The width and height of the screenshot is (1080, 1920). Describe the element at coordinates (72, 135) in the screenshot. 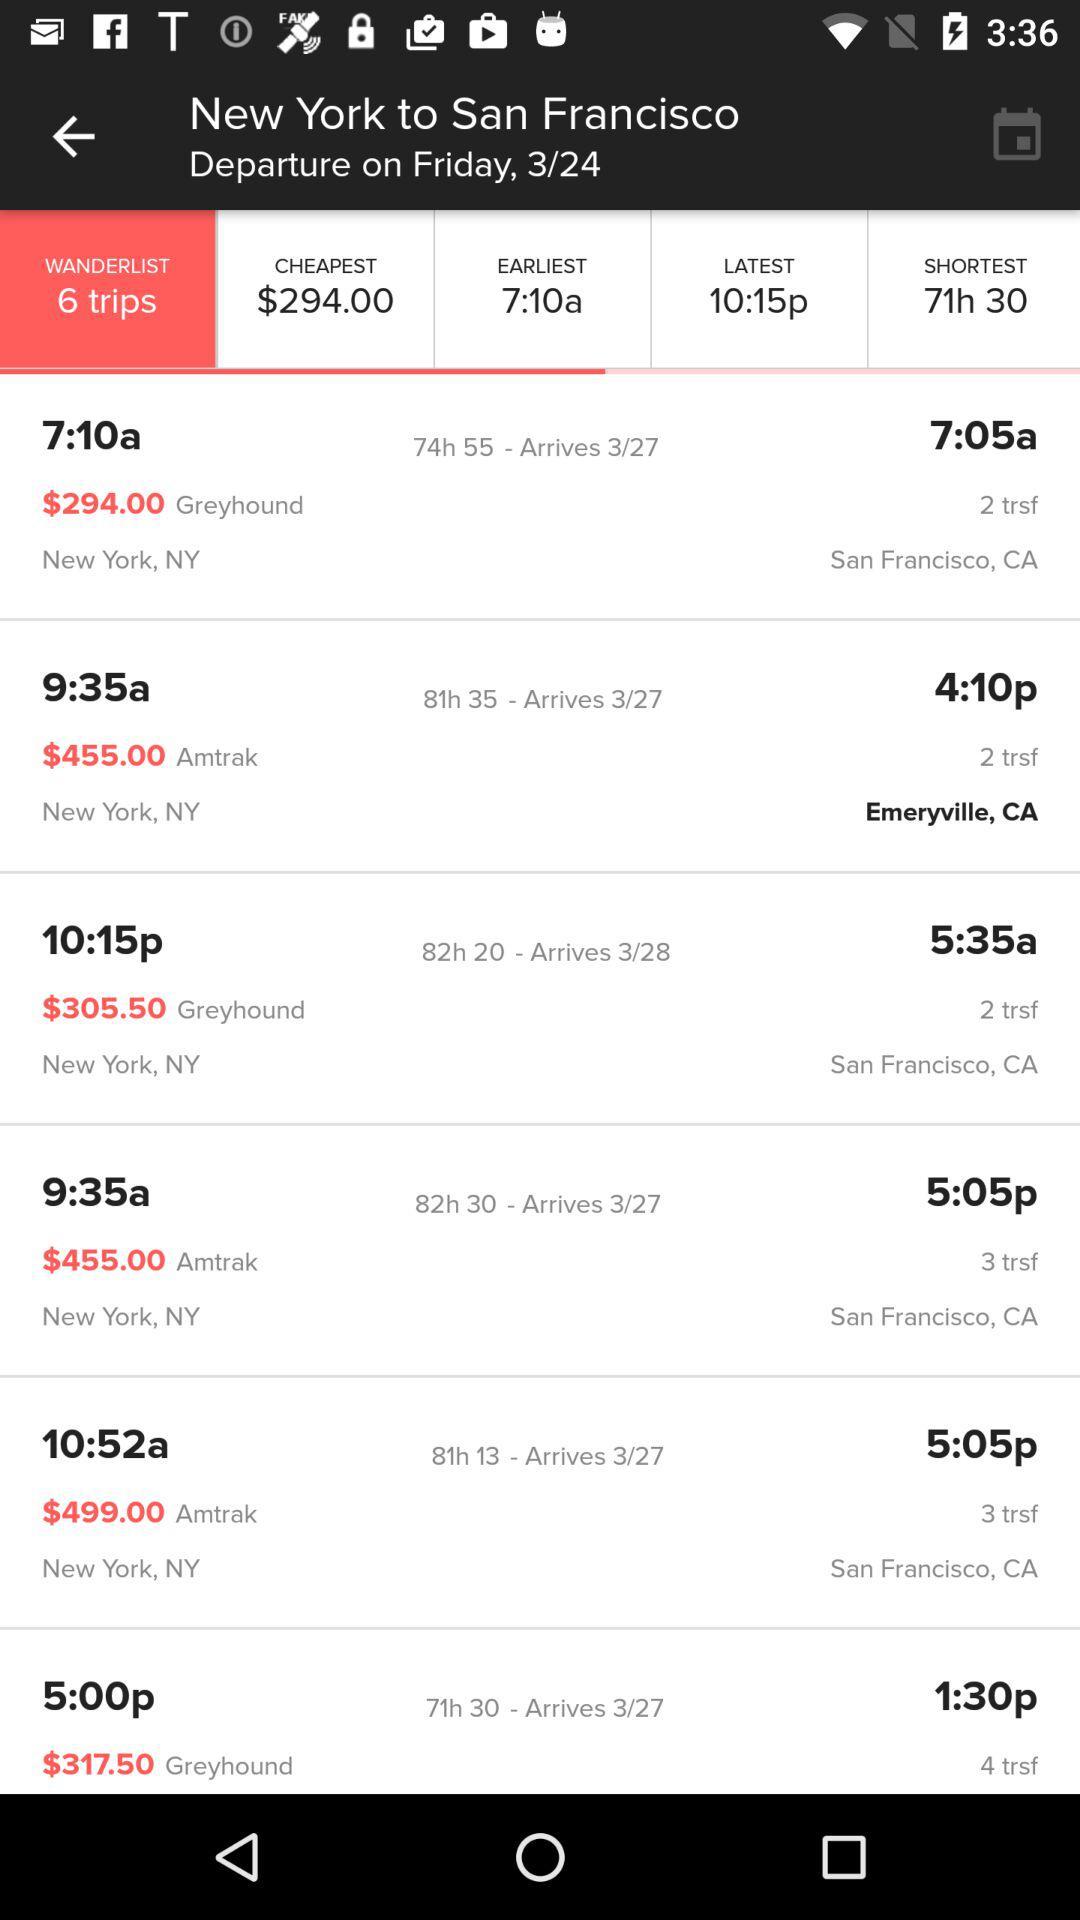

I see `go back` at that location.